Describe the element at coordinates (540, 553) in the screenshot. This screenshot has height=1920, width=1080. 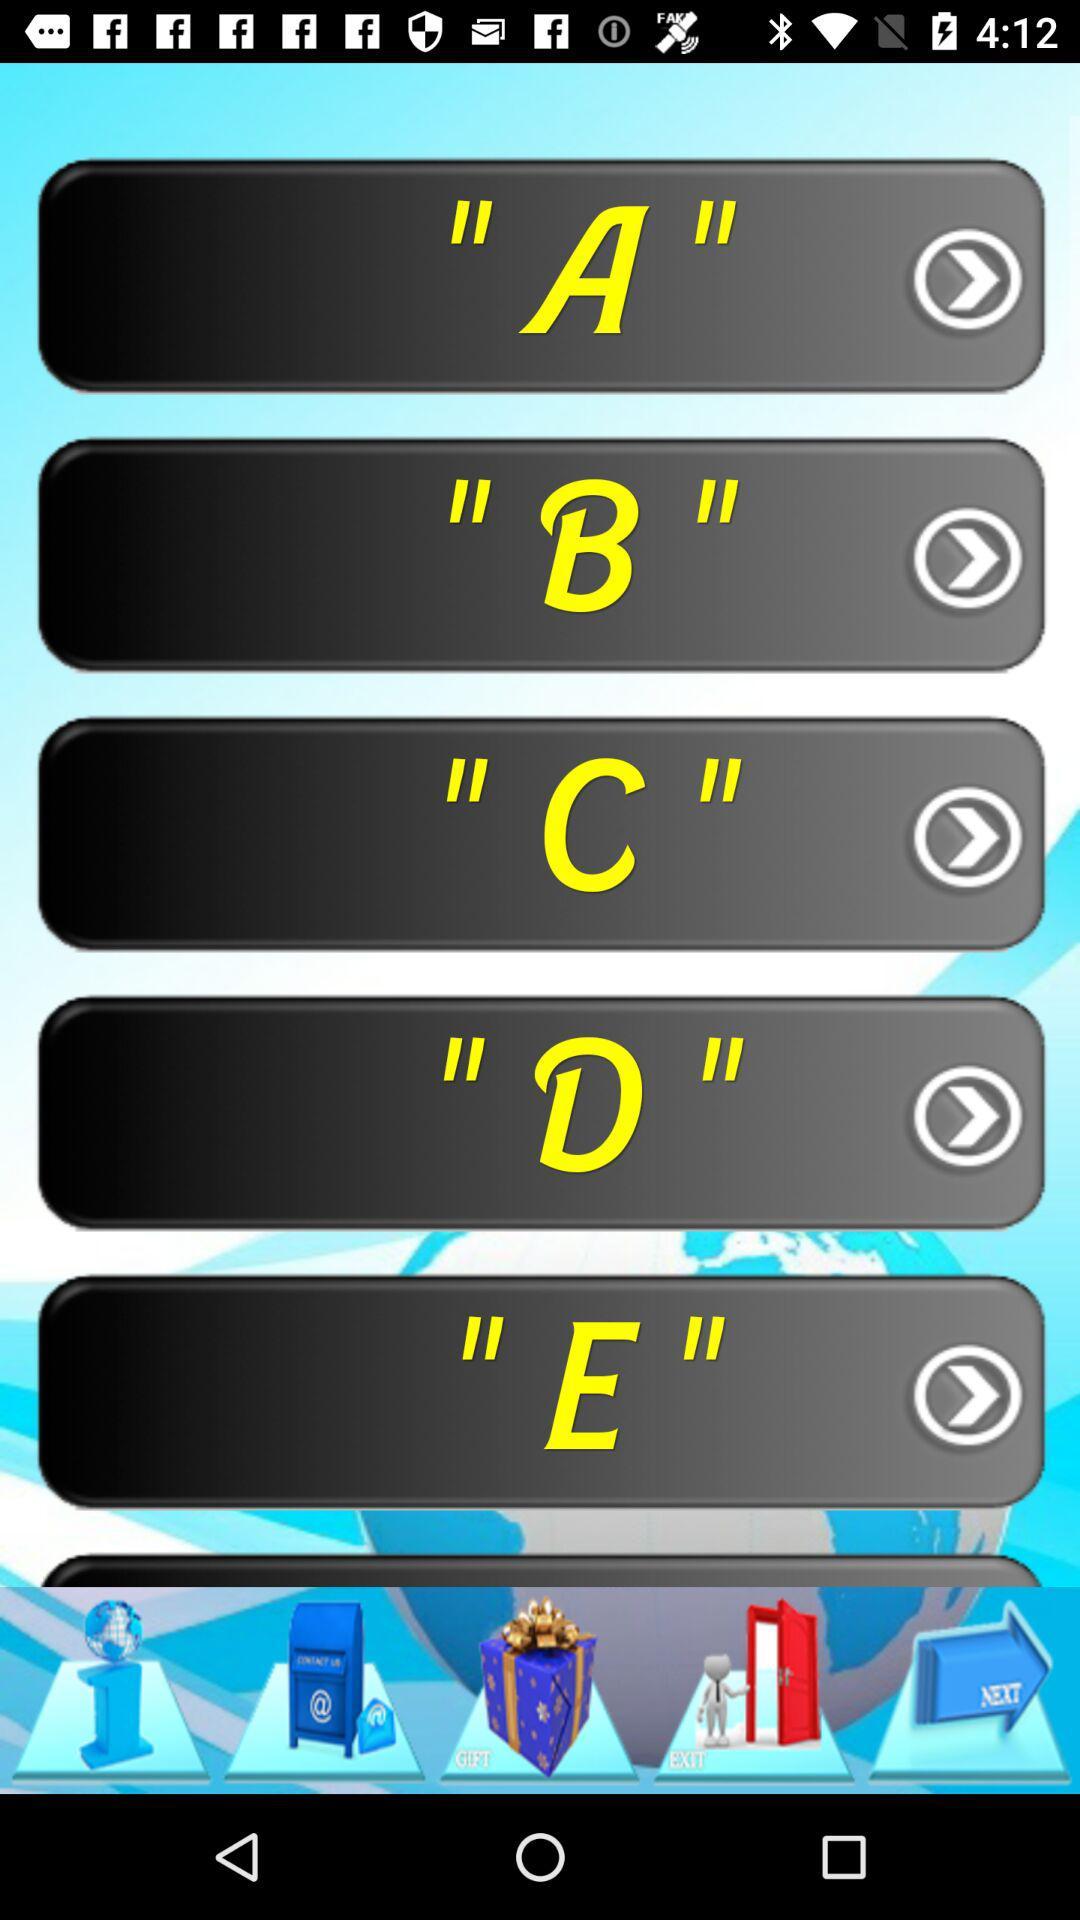
I see `item below   " a " item` at that location.